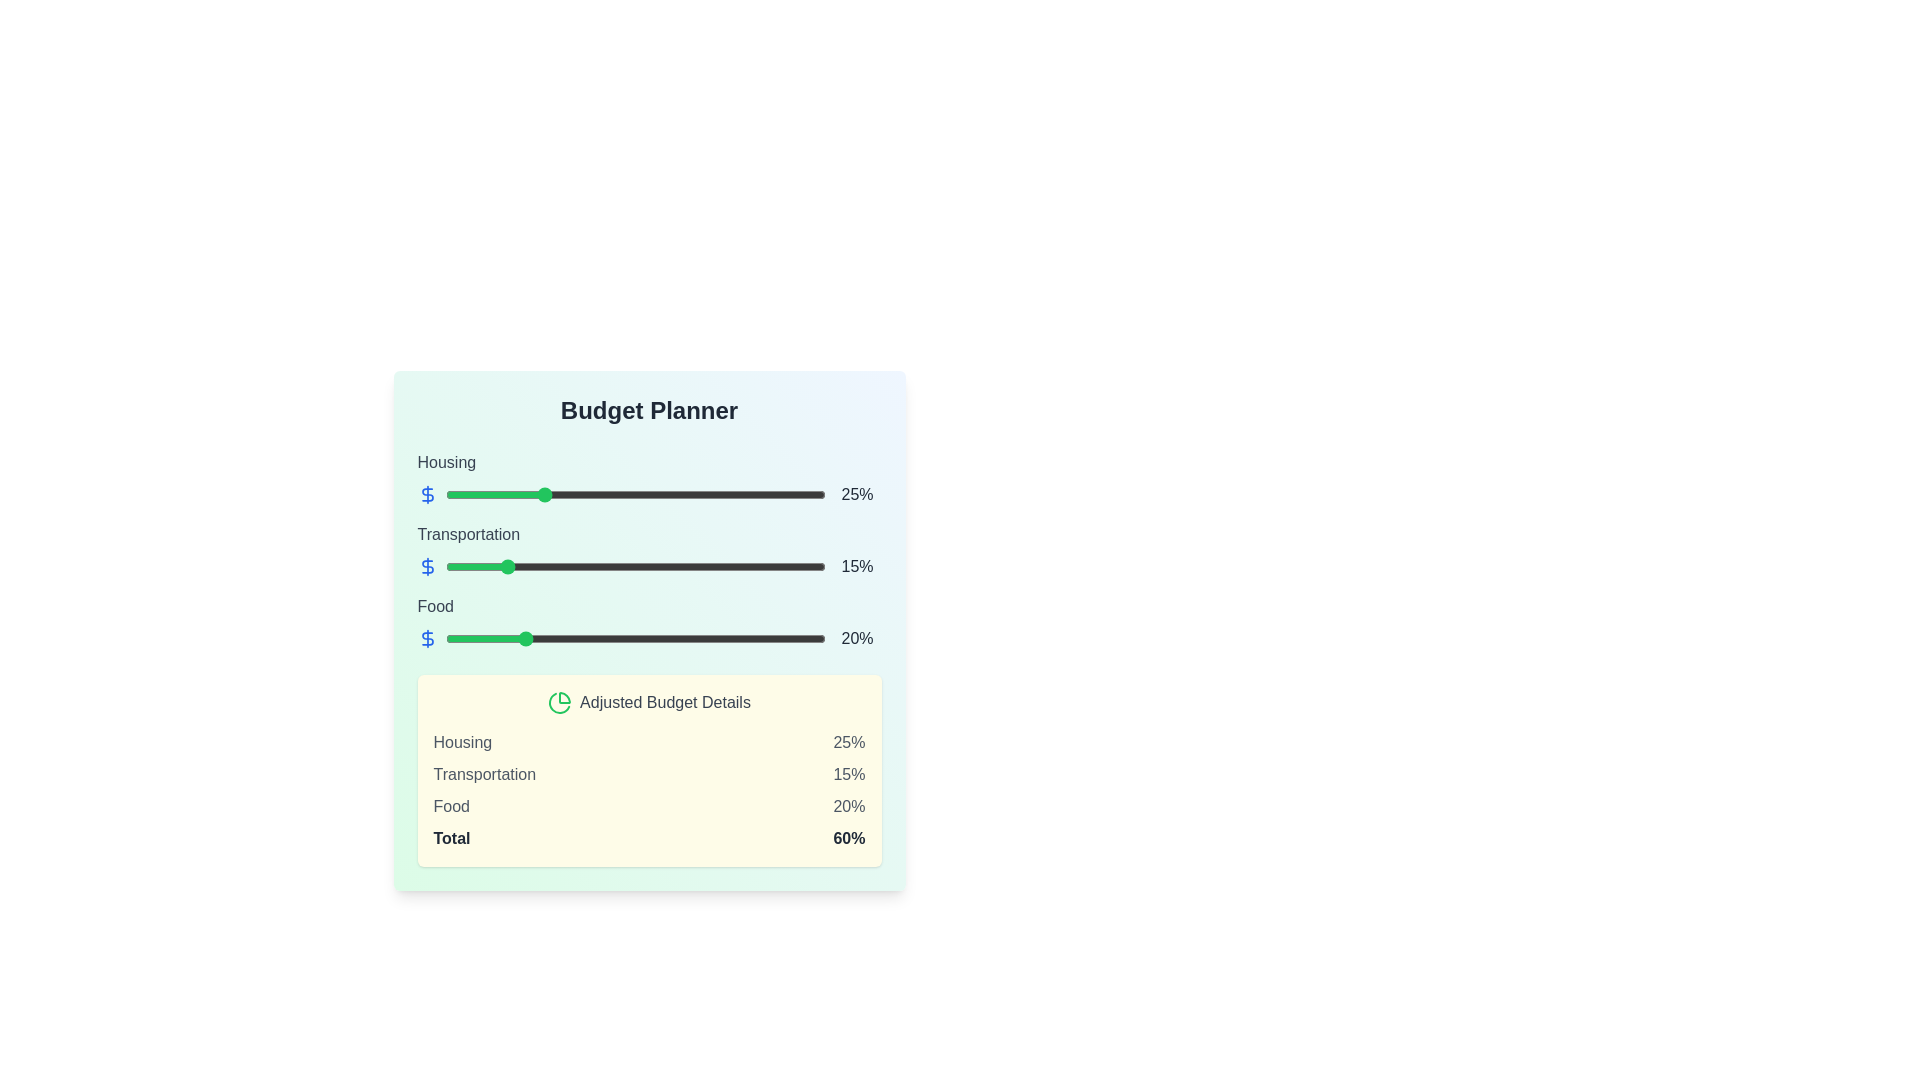  What do you see at coordinates (650, 639) in the screenshot?
I see `the food budget slider` at bounding box center [650, 639].